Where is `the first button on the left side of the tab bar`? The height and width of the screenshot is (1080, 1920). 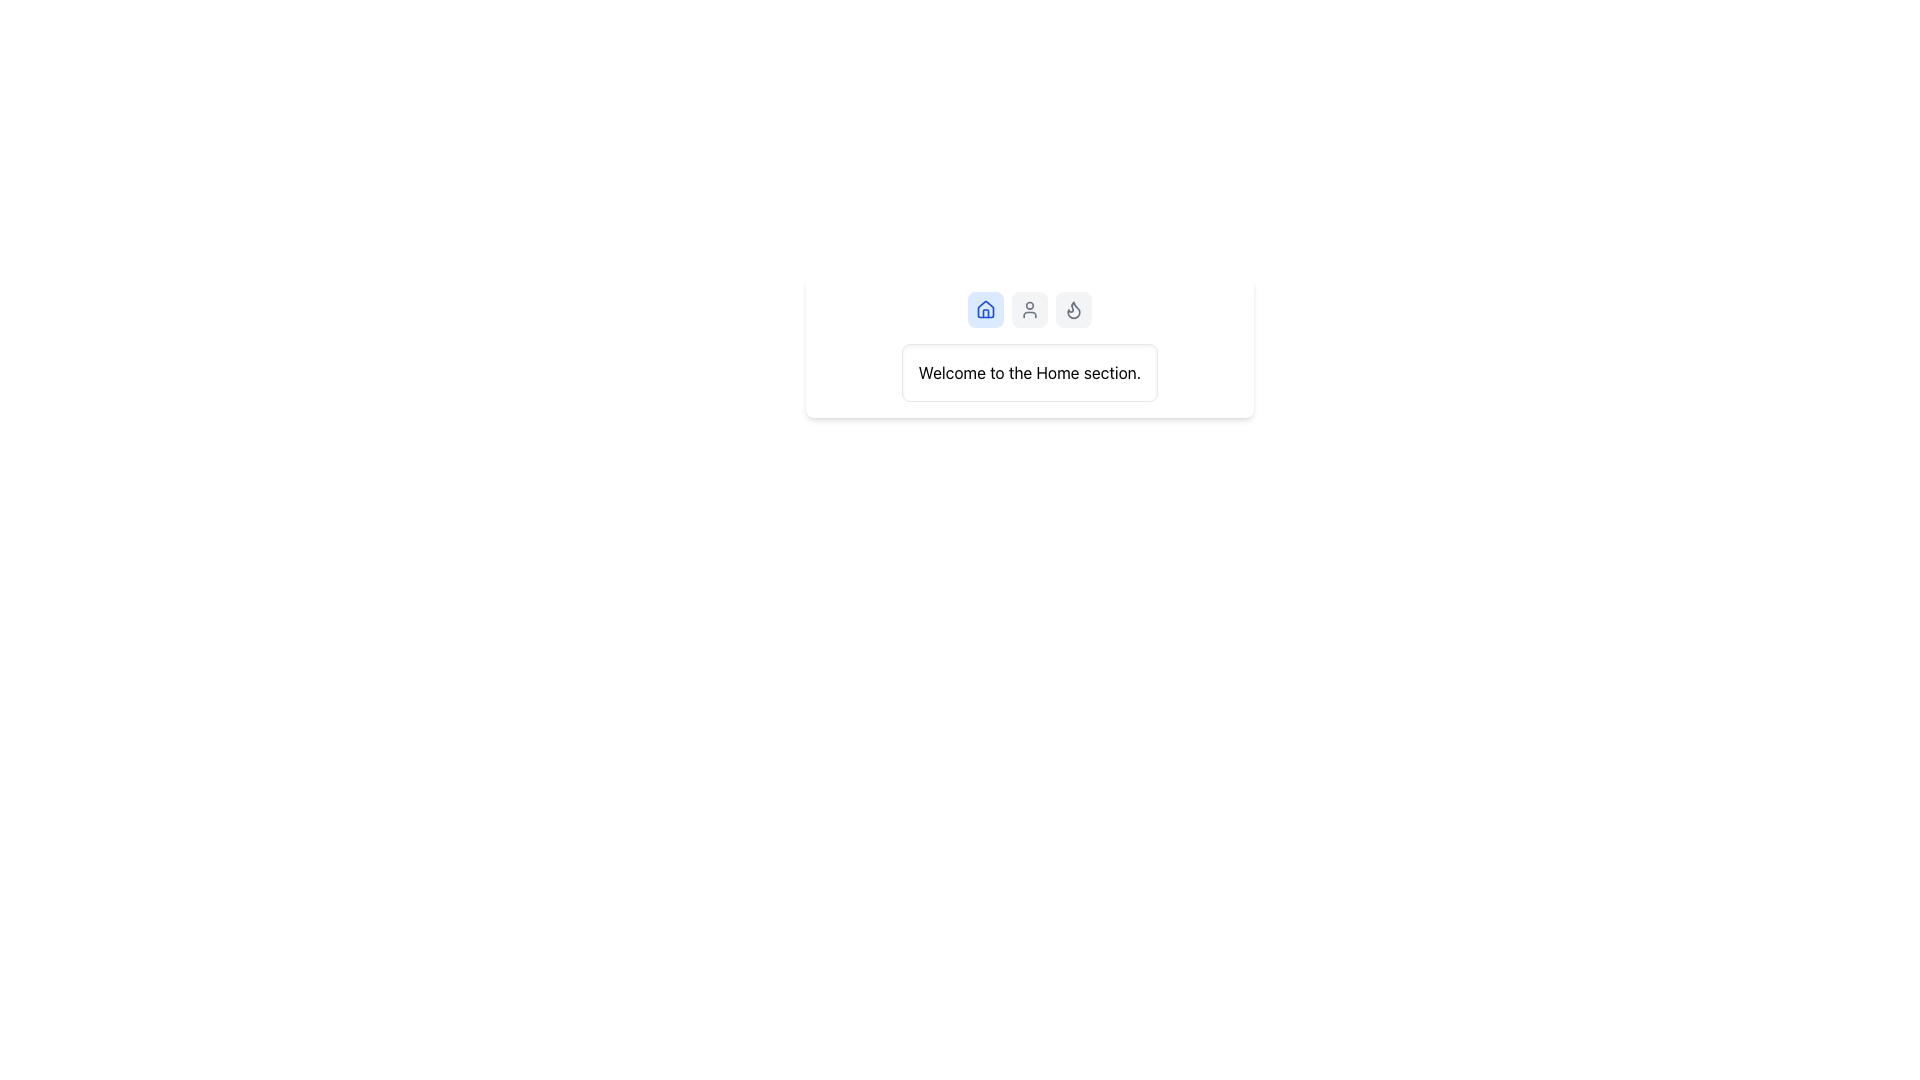 the first button on the left side of the tab bar is located at coordinates (985, 309).